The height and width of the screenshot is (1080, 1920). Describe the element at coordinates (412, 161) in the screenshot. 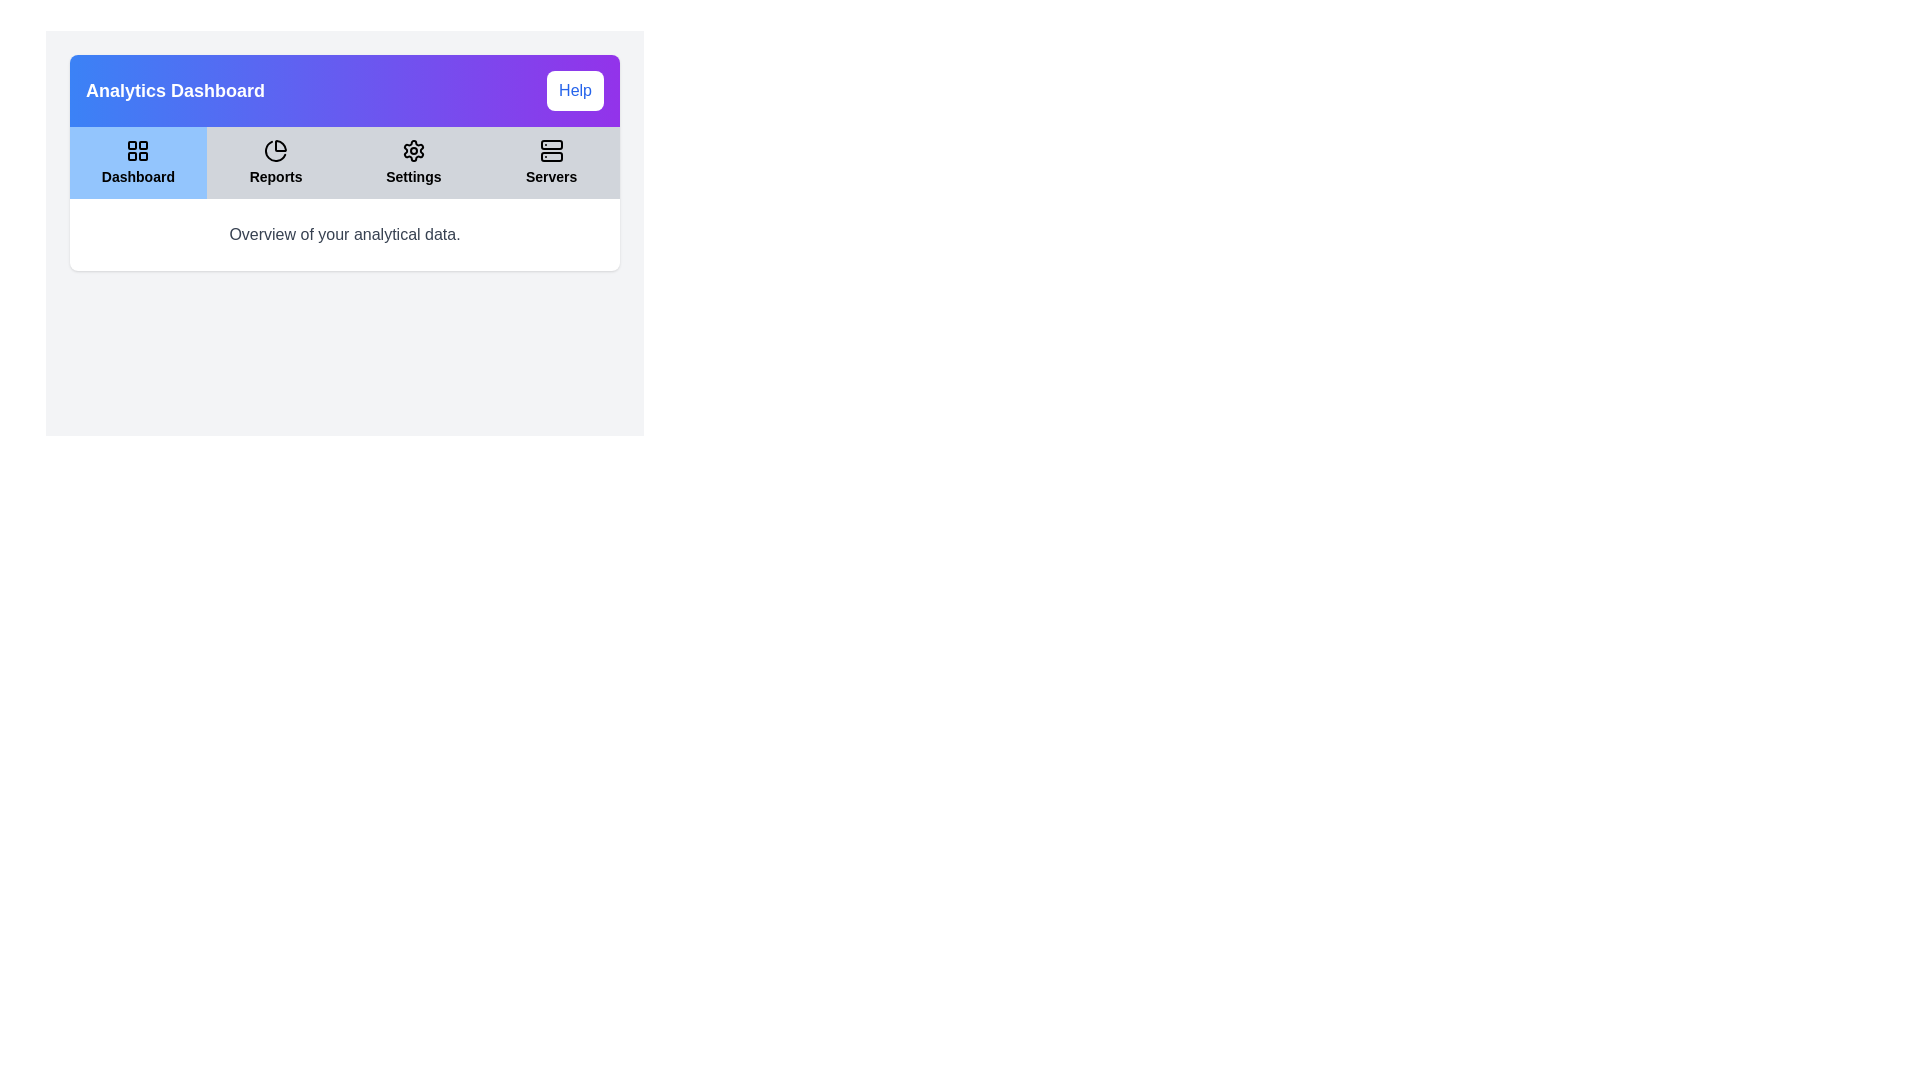

I see `the third button in a row of four options near the top of the interface` at that location.